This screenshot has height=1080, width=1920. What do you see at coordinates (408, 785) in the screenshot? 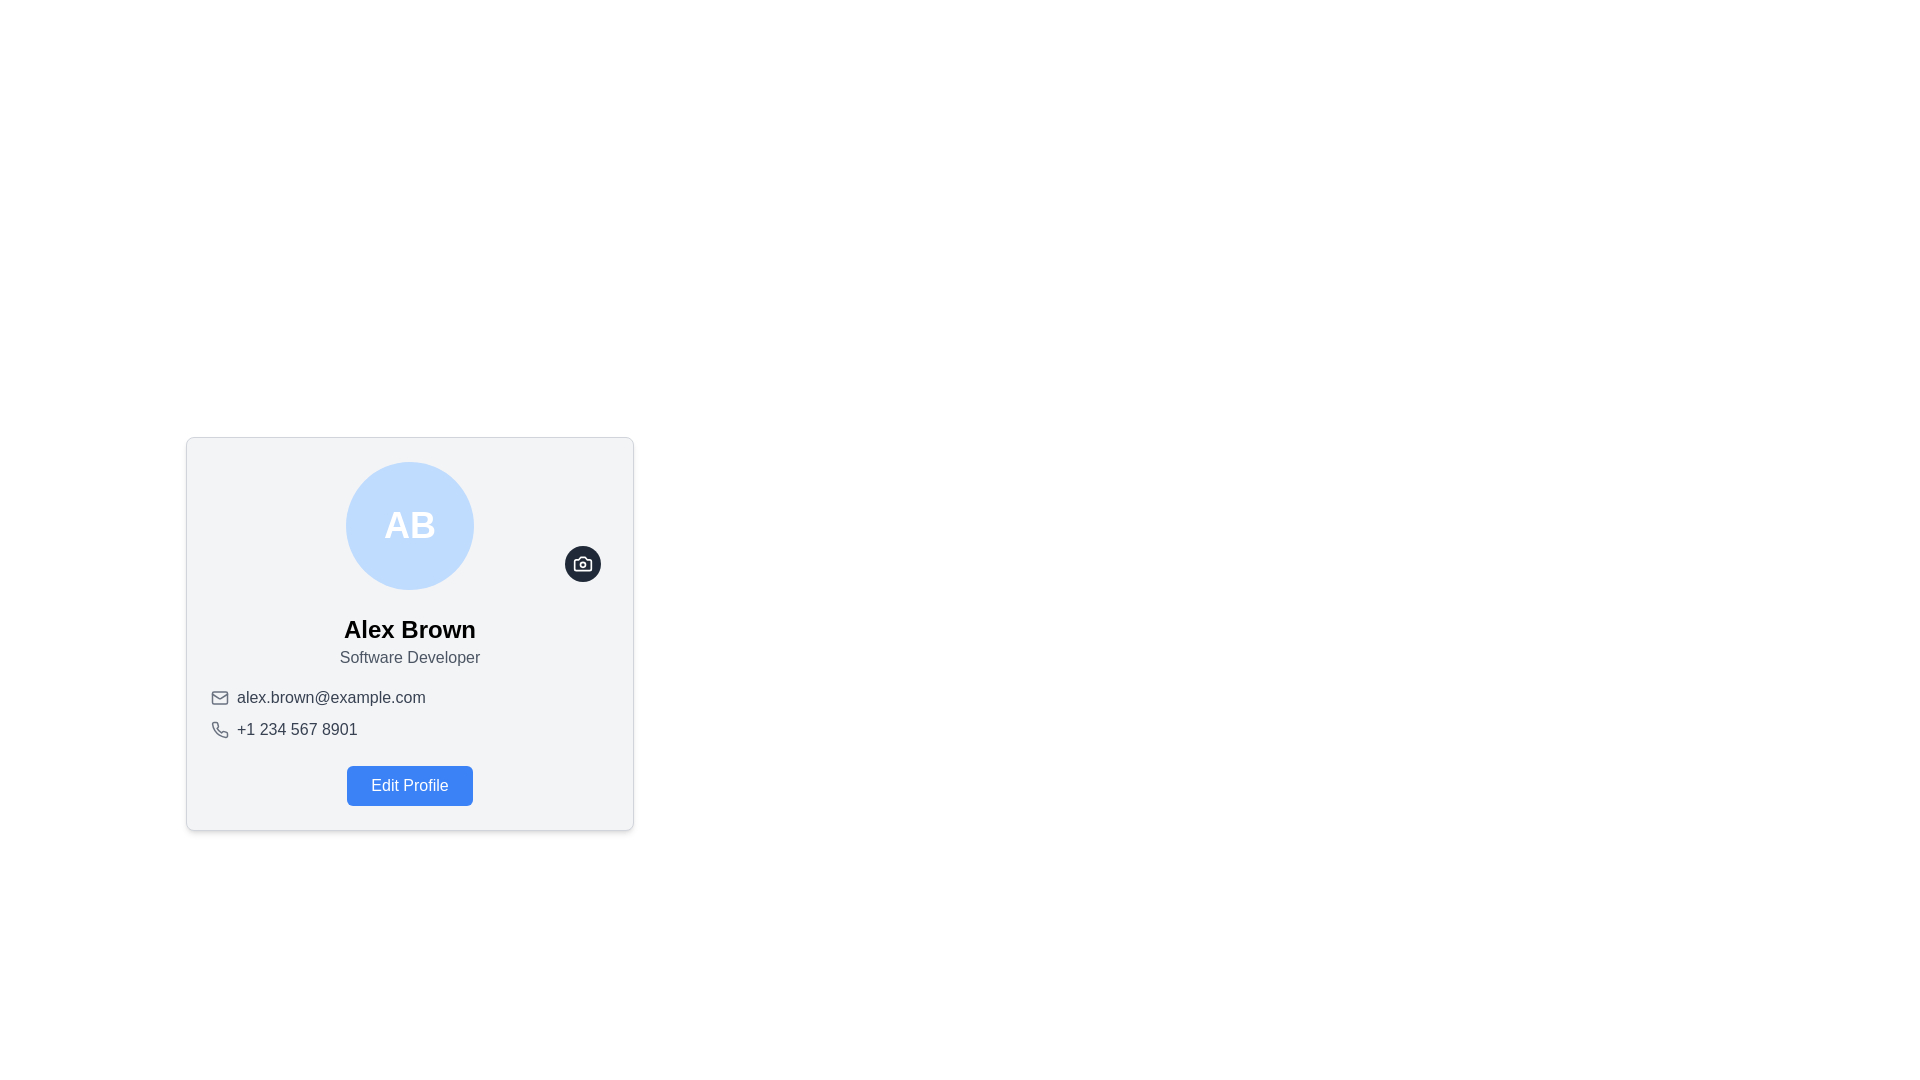
I see `the 'Edit Profile' button, which is a rectangular button with bold white text on a bright blue background located centrally at the bottom of the profile section` at bounding box center [408, 785].